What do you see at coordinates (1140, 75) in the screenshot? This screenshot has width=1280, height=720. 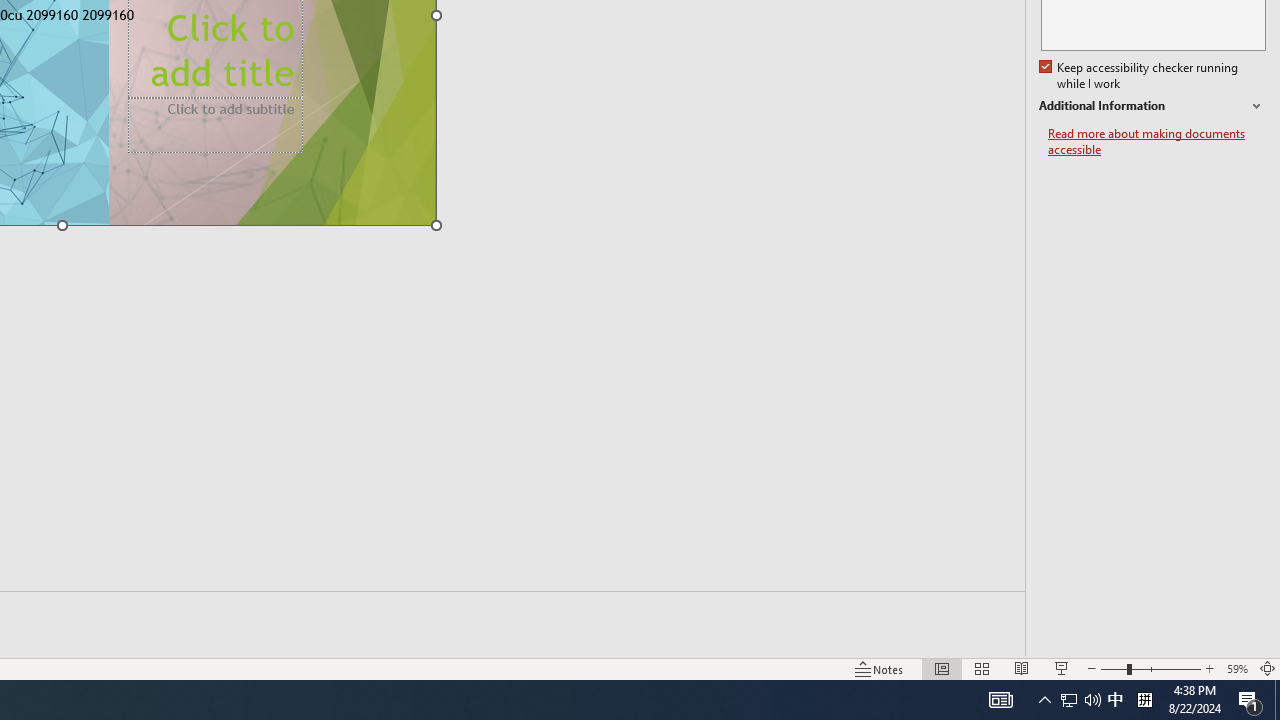 I see `'Keep accessibility checker running while I work'` at bounding box center [1140, 75].